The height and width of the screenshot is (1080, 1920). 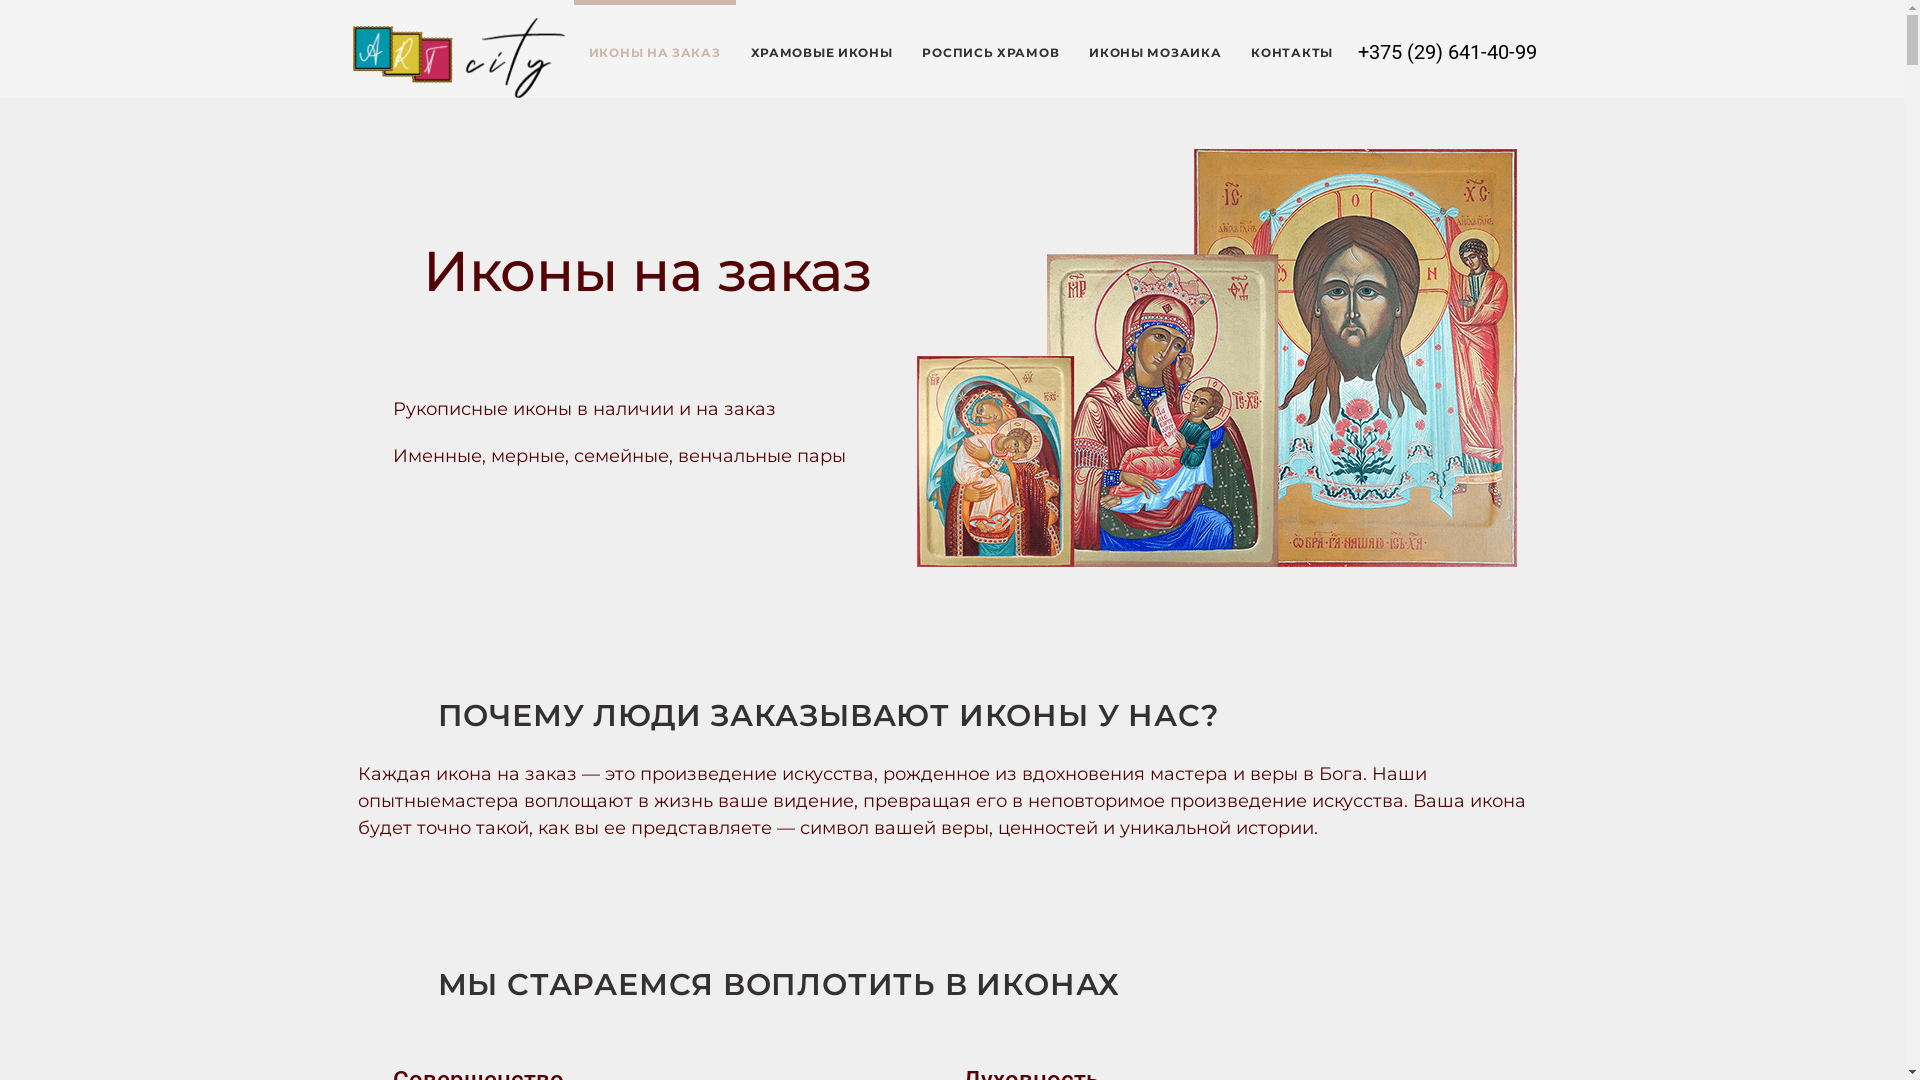 What do you see at coordinates (1447, 50) in the screenshot?
I see `'+375 (29) 641-40-99'` at bounding box center [1447, 50].